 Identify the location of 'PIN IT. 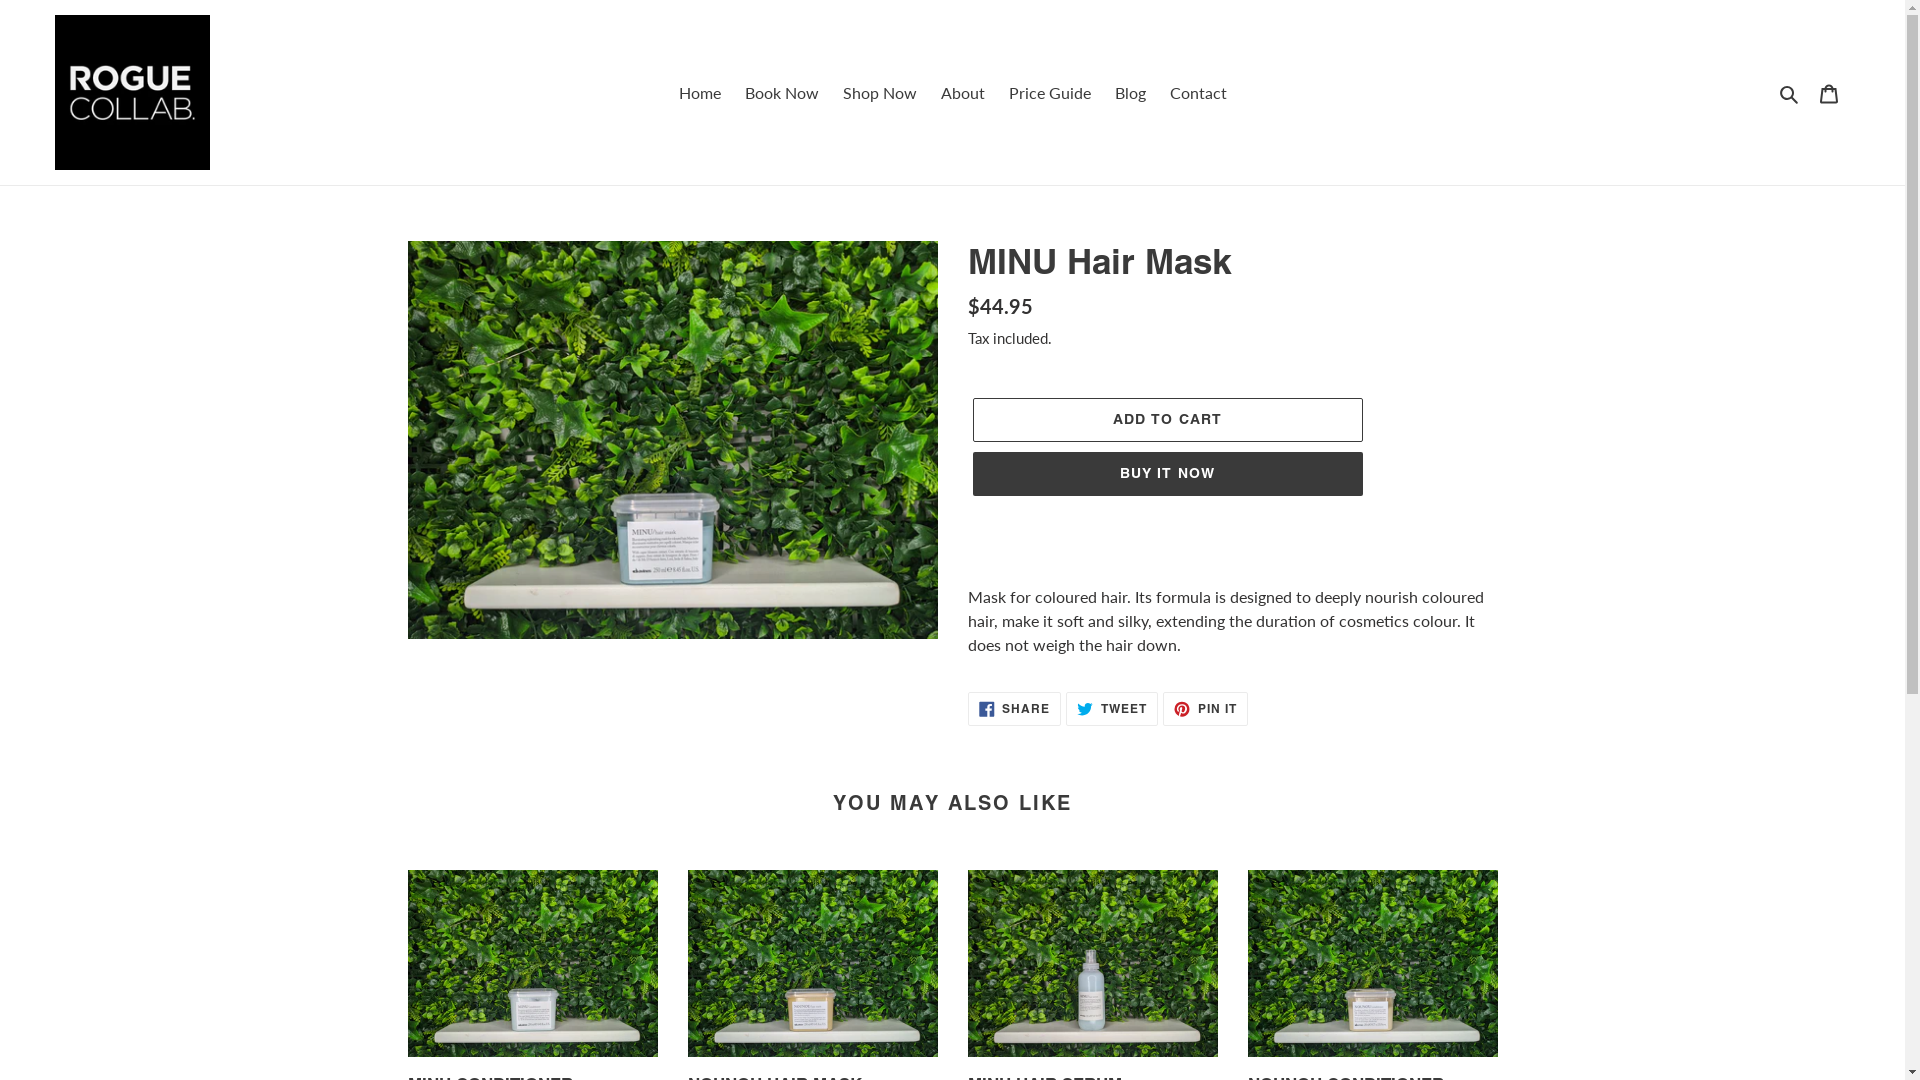
(1204, 708).